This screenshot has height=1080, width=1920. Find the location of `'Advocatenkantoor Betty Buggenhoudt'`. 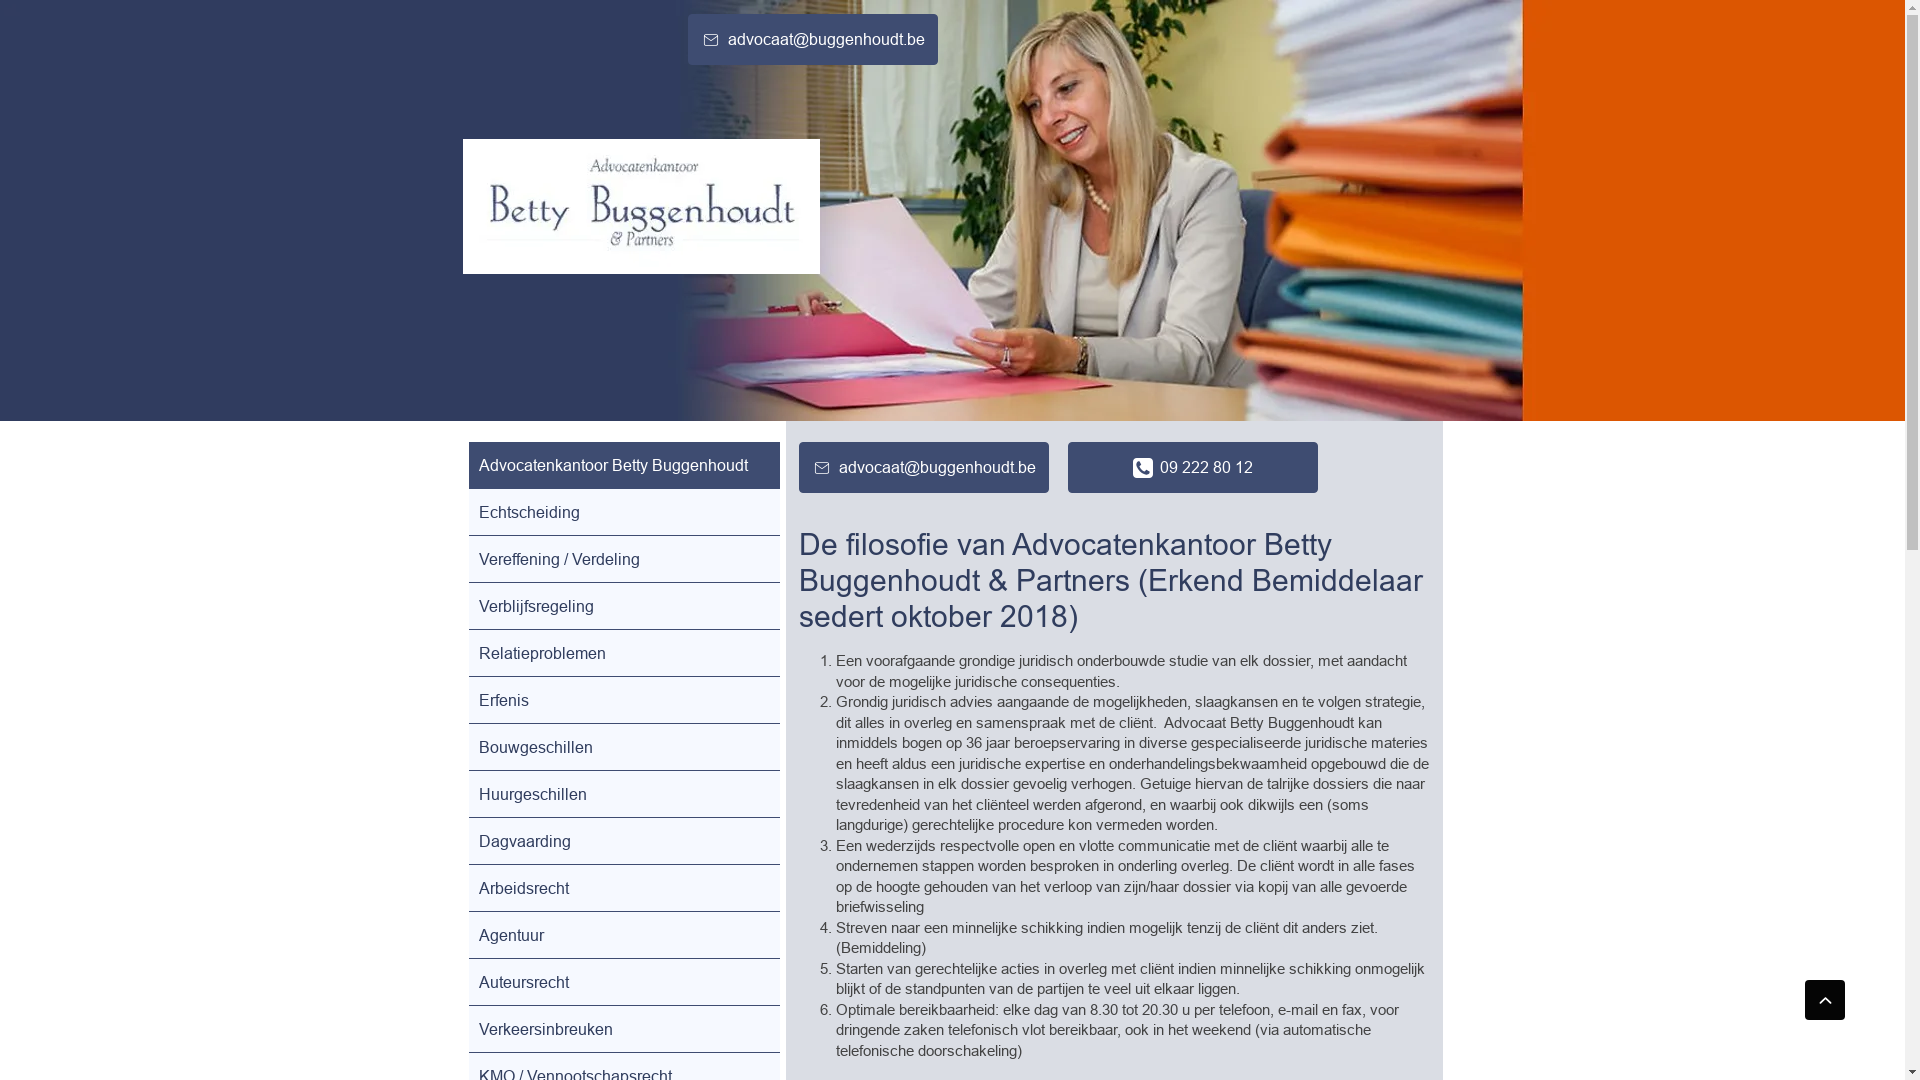

'Advocatenkantoor Betty Buggenhoudt' is located at coordinates (622, 465).